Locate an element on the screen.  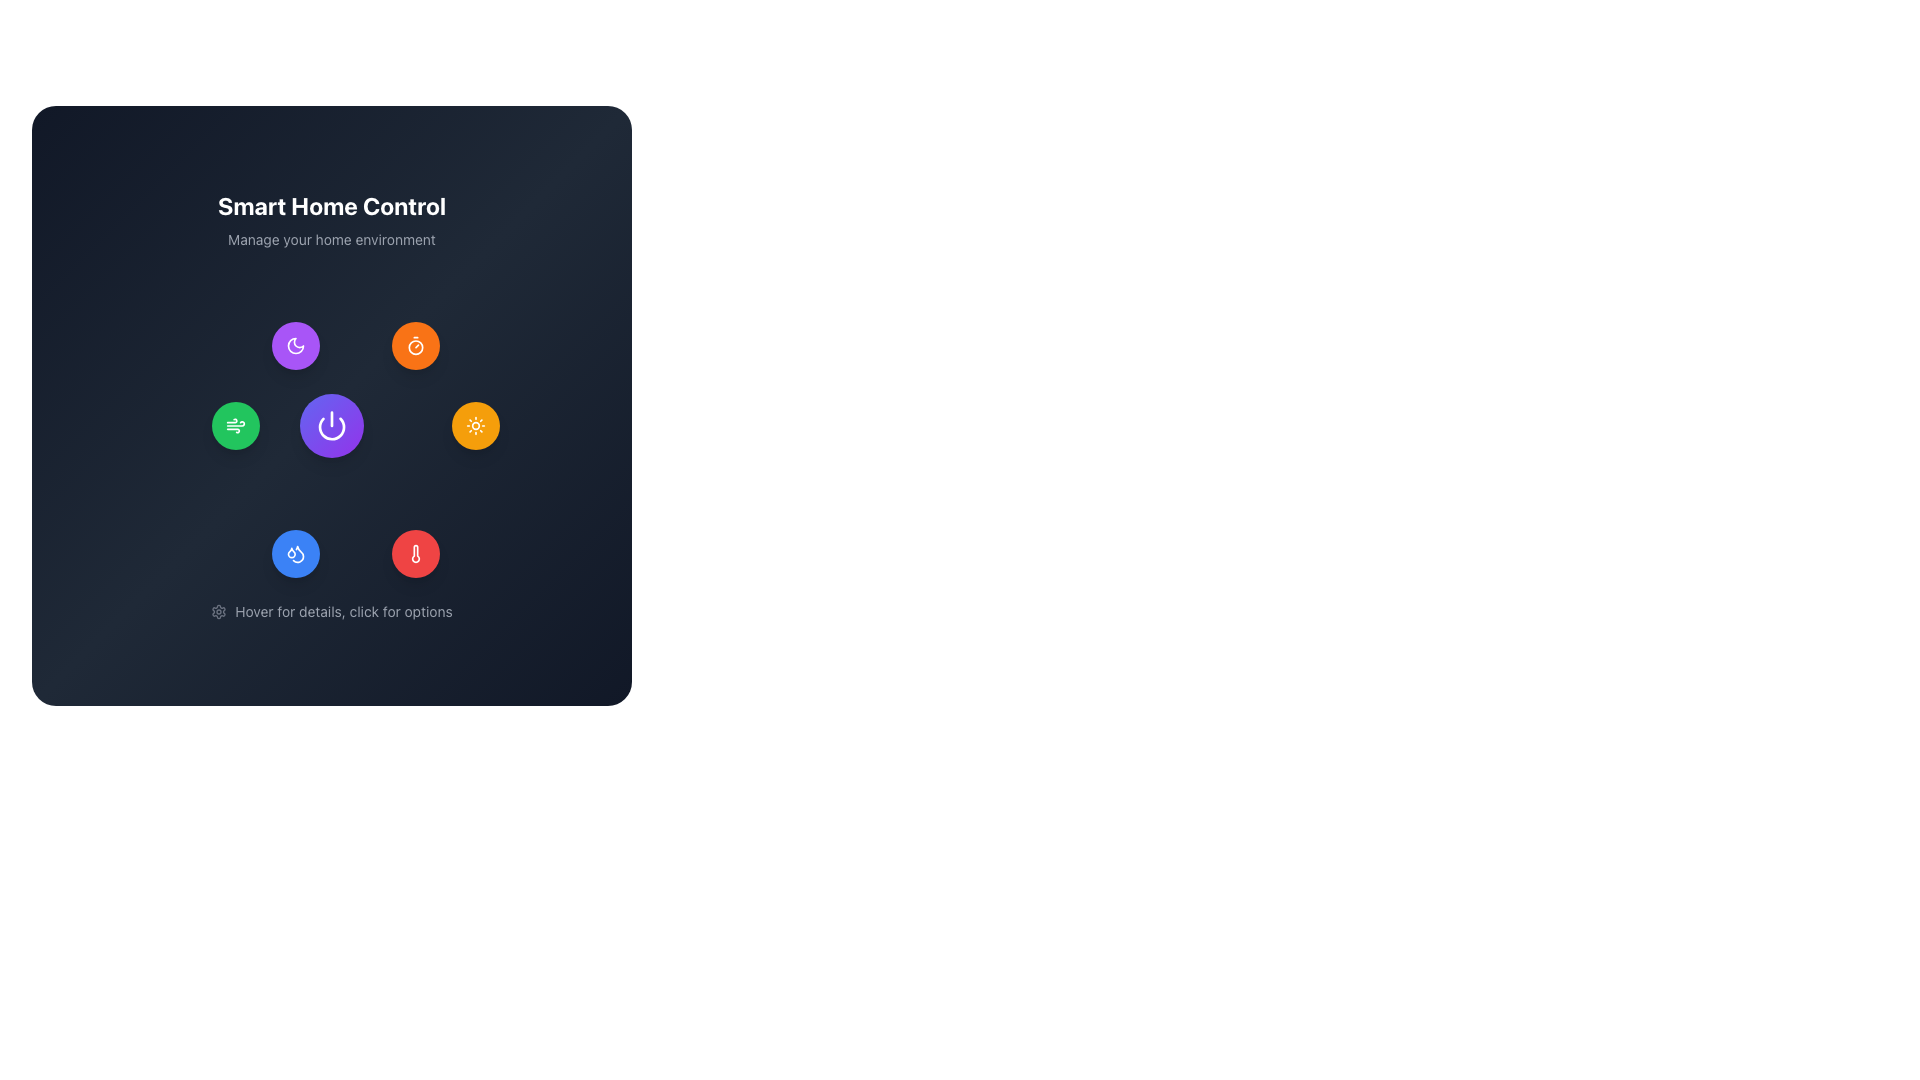
the circular button with a gradient background and a power button icon at its center is located at coordinates (331, 424).